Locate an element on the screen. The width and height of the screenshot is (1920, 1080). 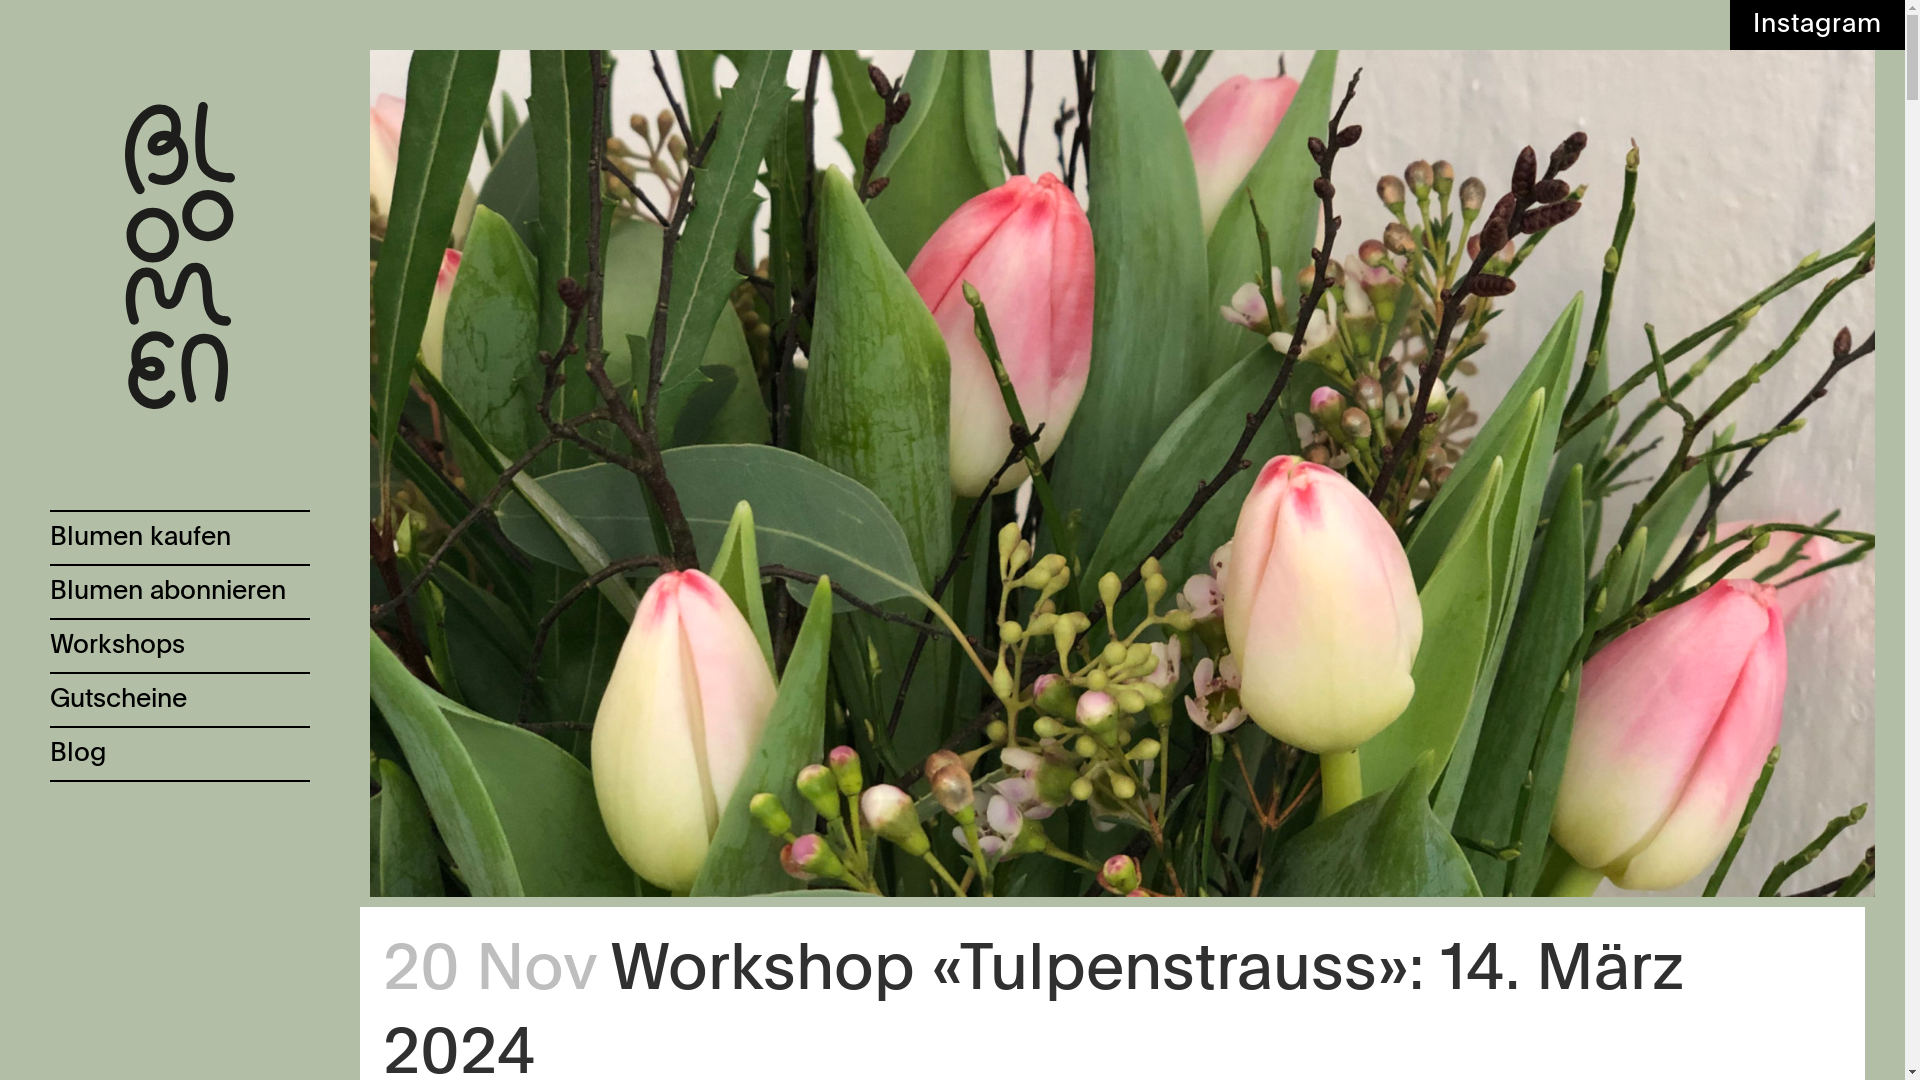
'Blumen abonnieren' is located at coordinates (180, 589).